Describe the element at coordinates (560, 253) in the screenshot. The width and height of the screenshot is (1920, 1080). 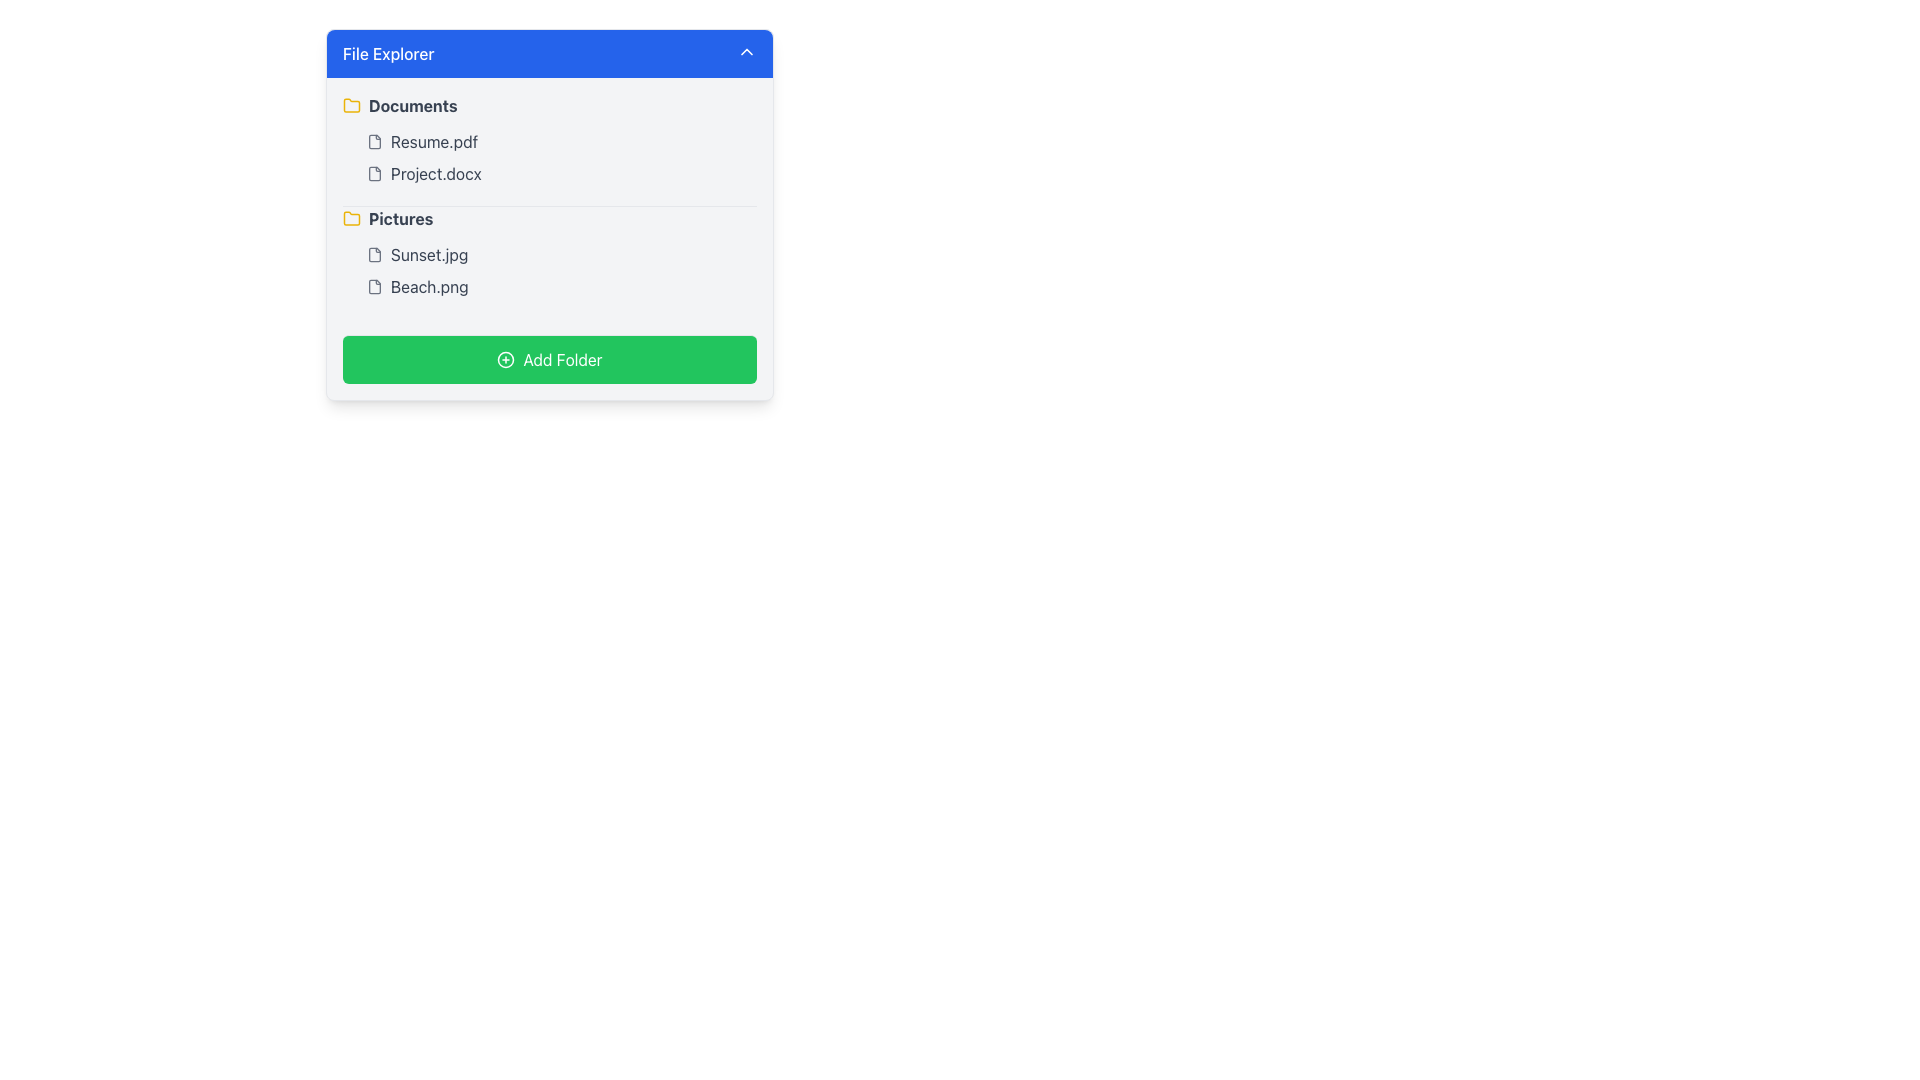
I see `the file item 'Sunset.jpg' in the file explorer list` at that location.